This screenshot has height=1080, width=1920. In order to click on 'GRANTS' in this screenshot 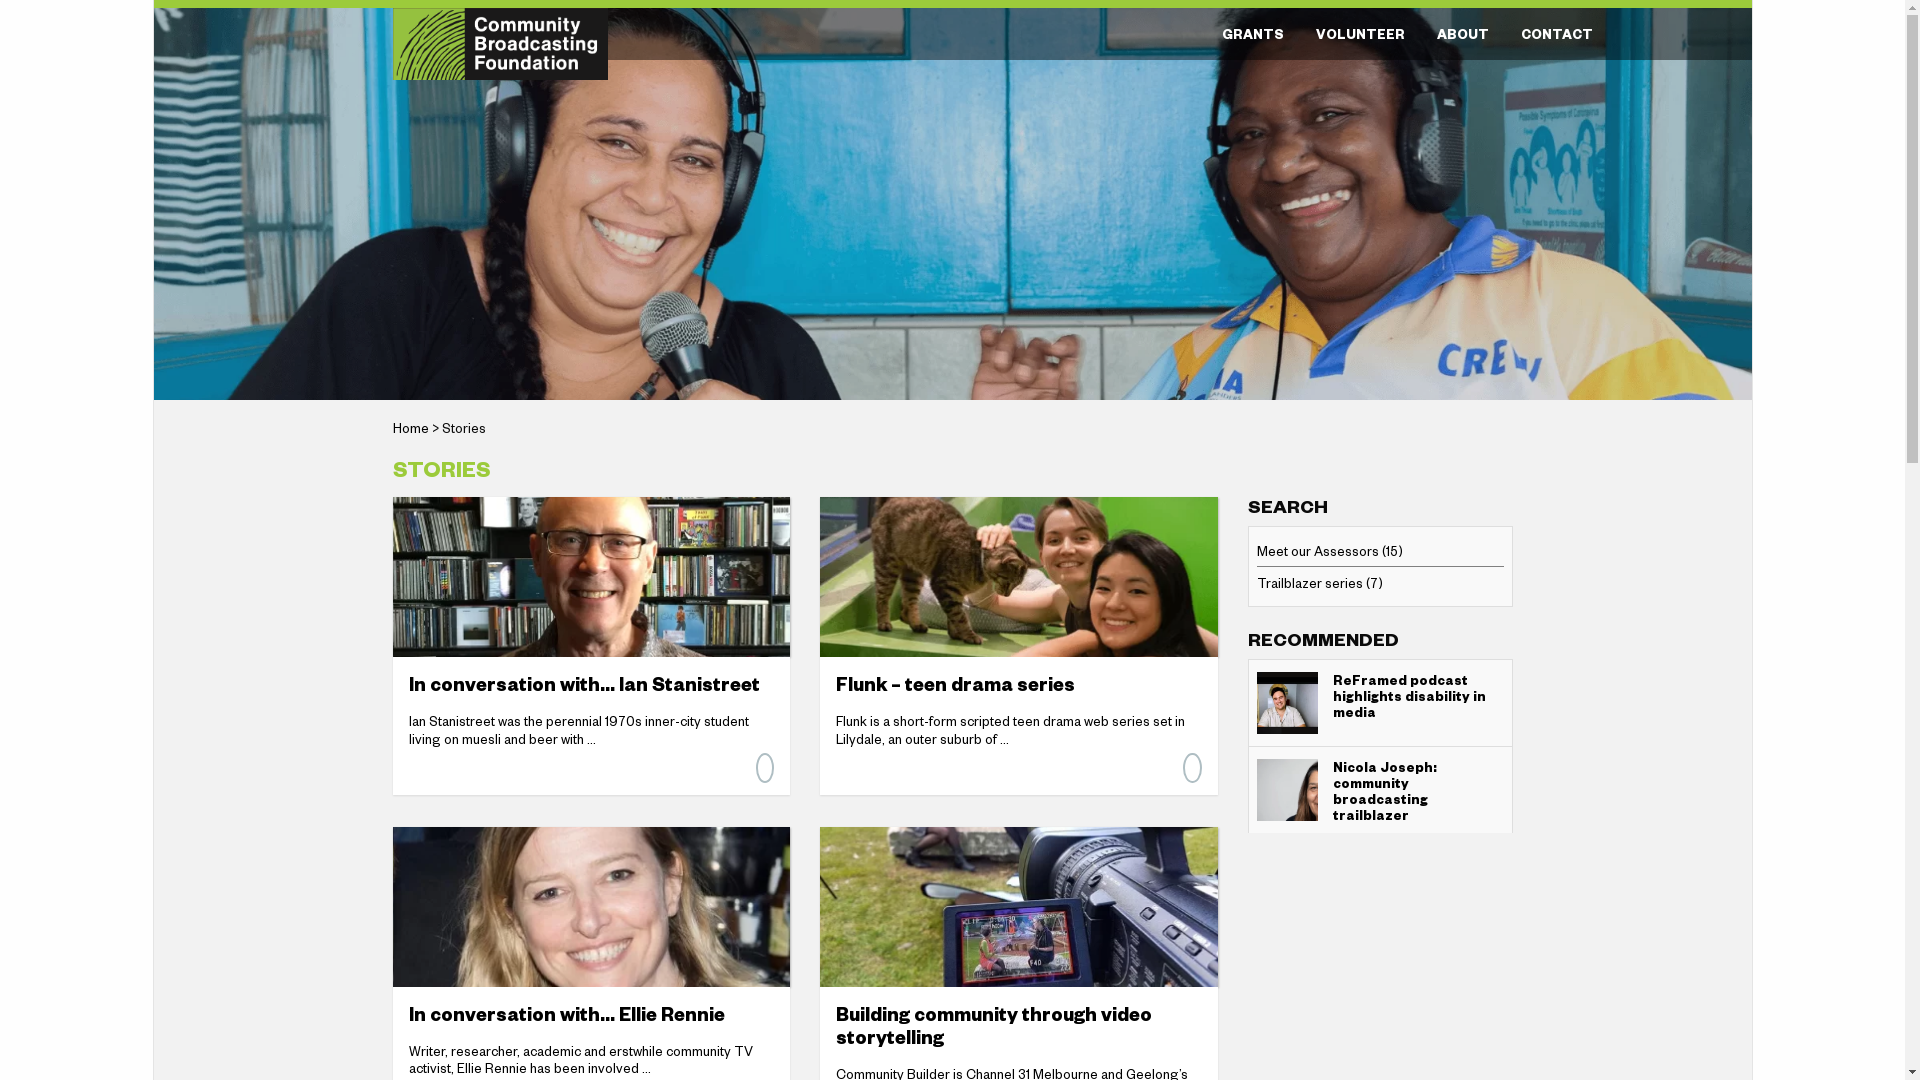, I will do `click(1251, 34)`.